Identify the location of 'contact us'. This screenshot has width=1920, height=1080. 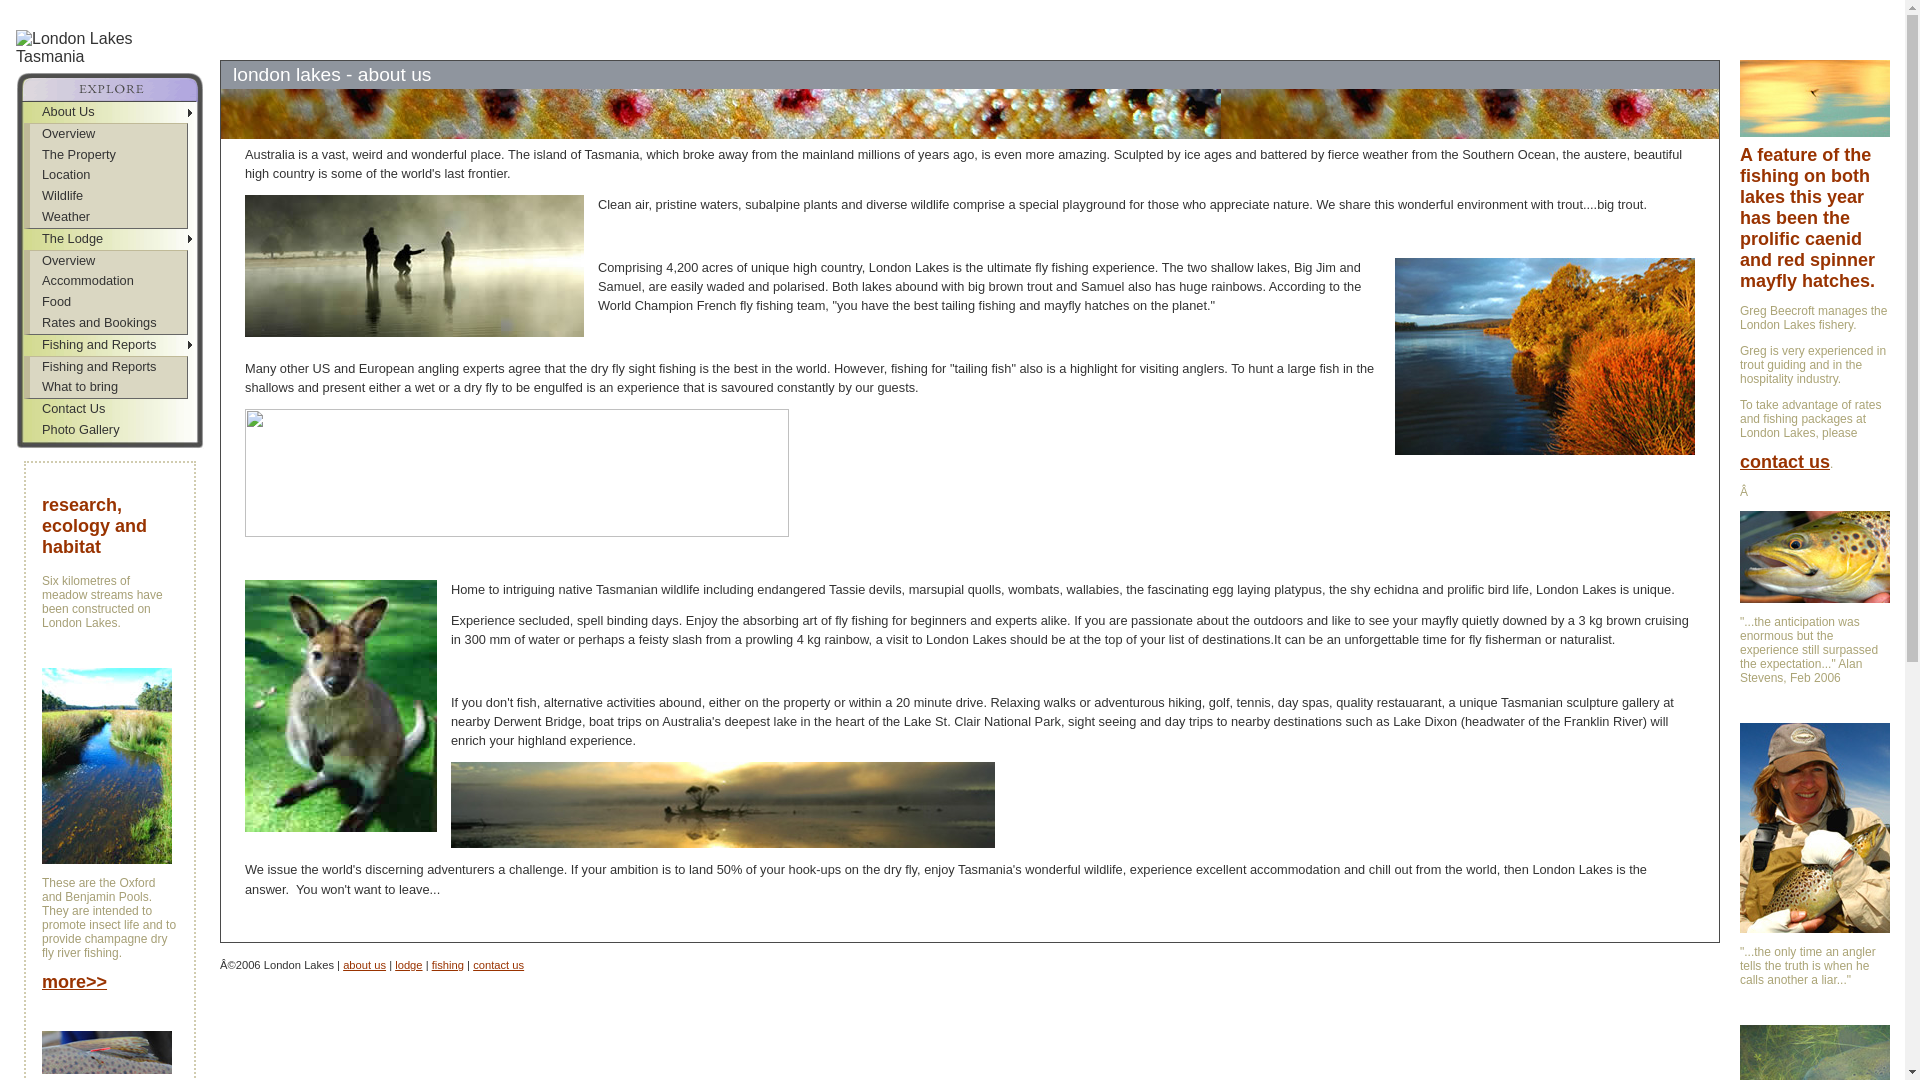
(472, 963).